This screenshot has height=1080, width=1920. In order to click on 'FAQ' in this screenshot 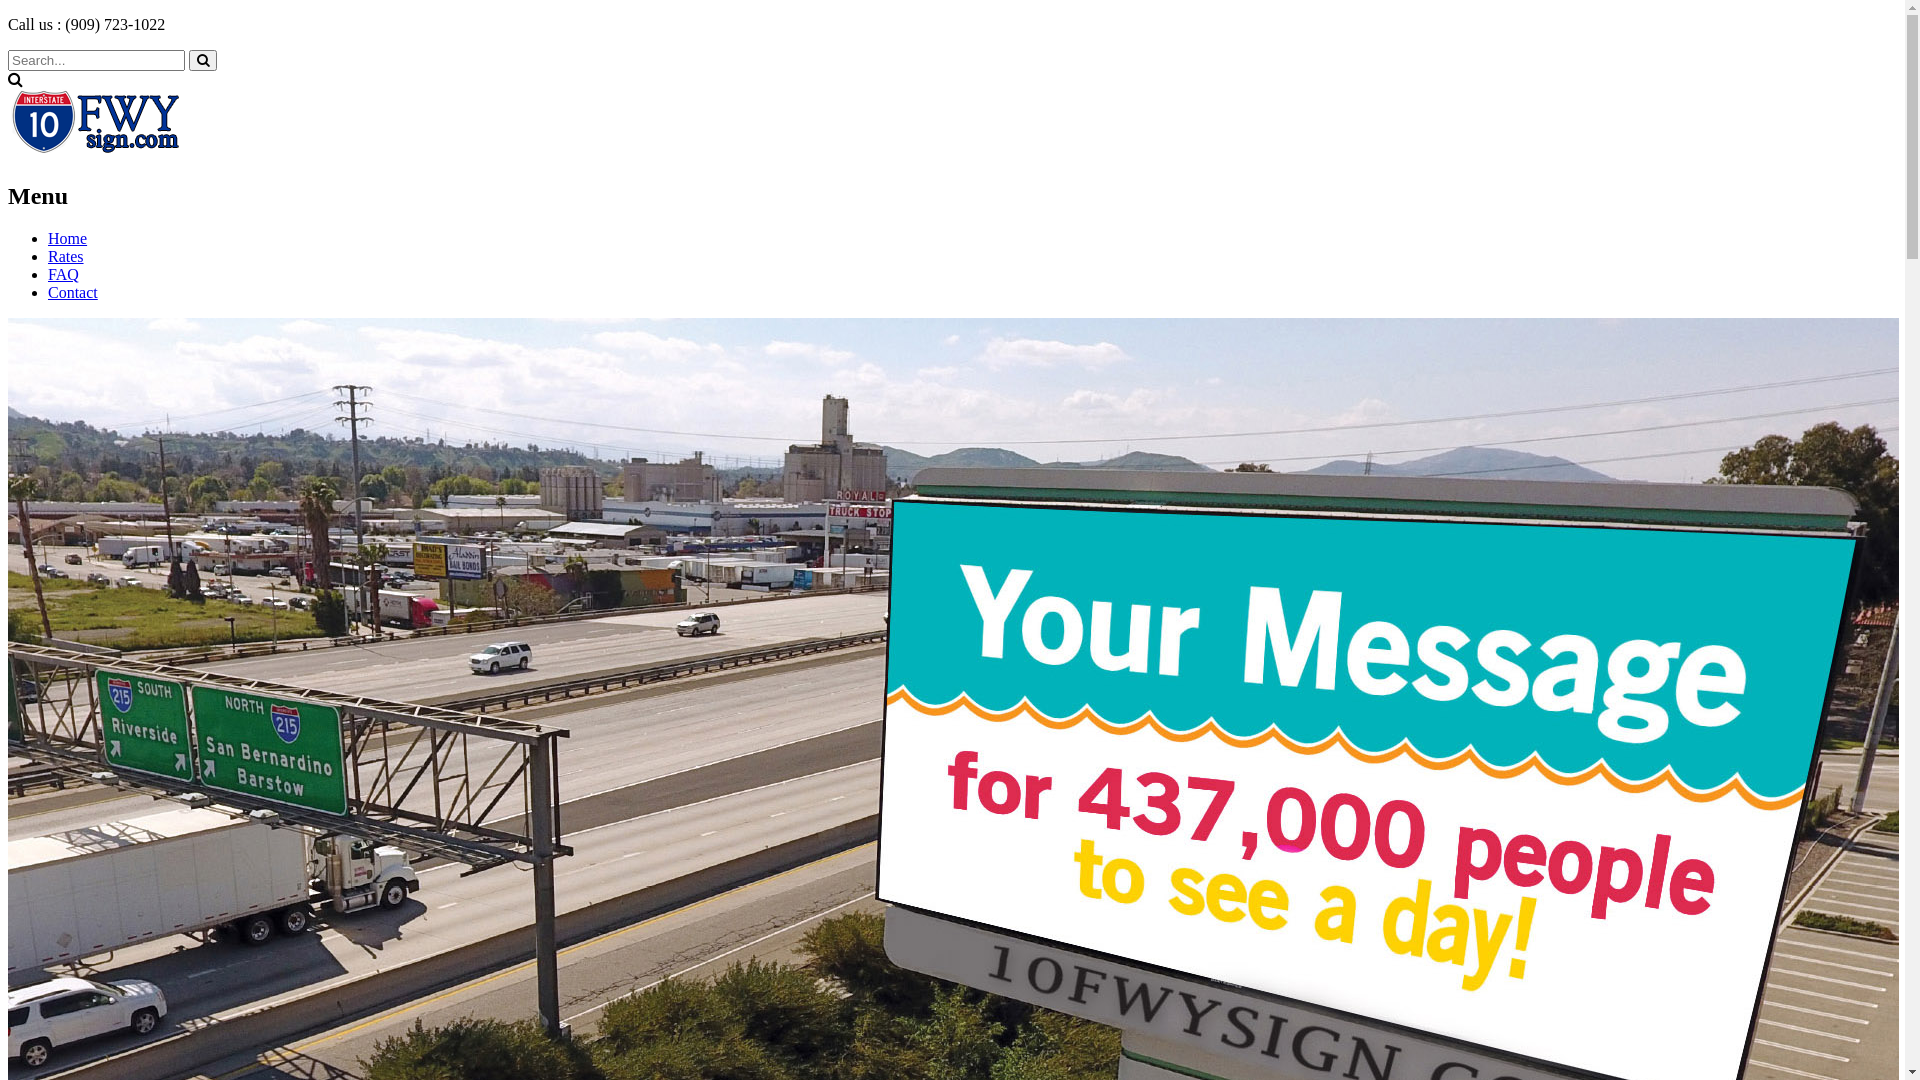, I will do `click(63, 274)`.